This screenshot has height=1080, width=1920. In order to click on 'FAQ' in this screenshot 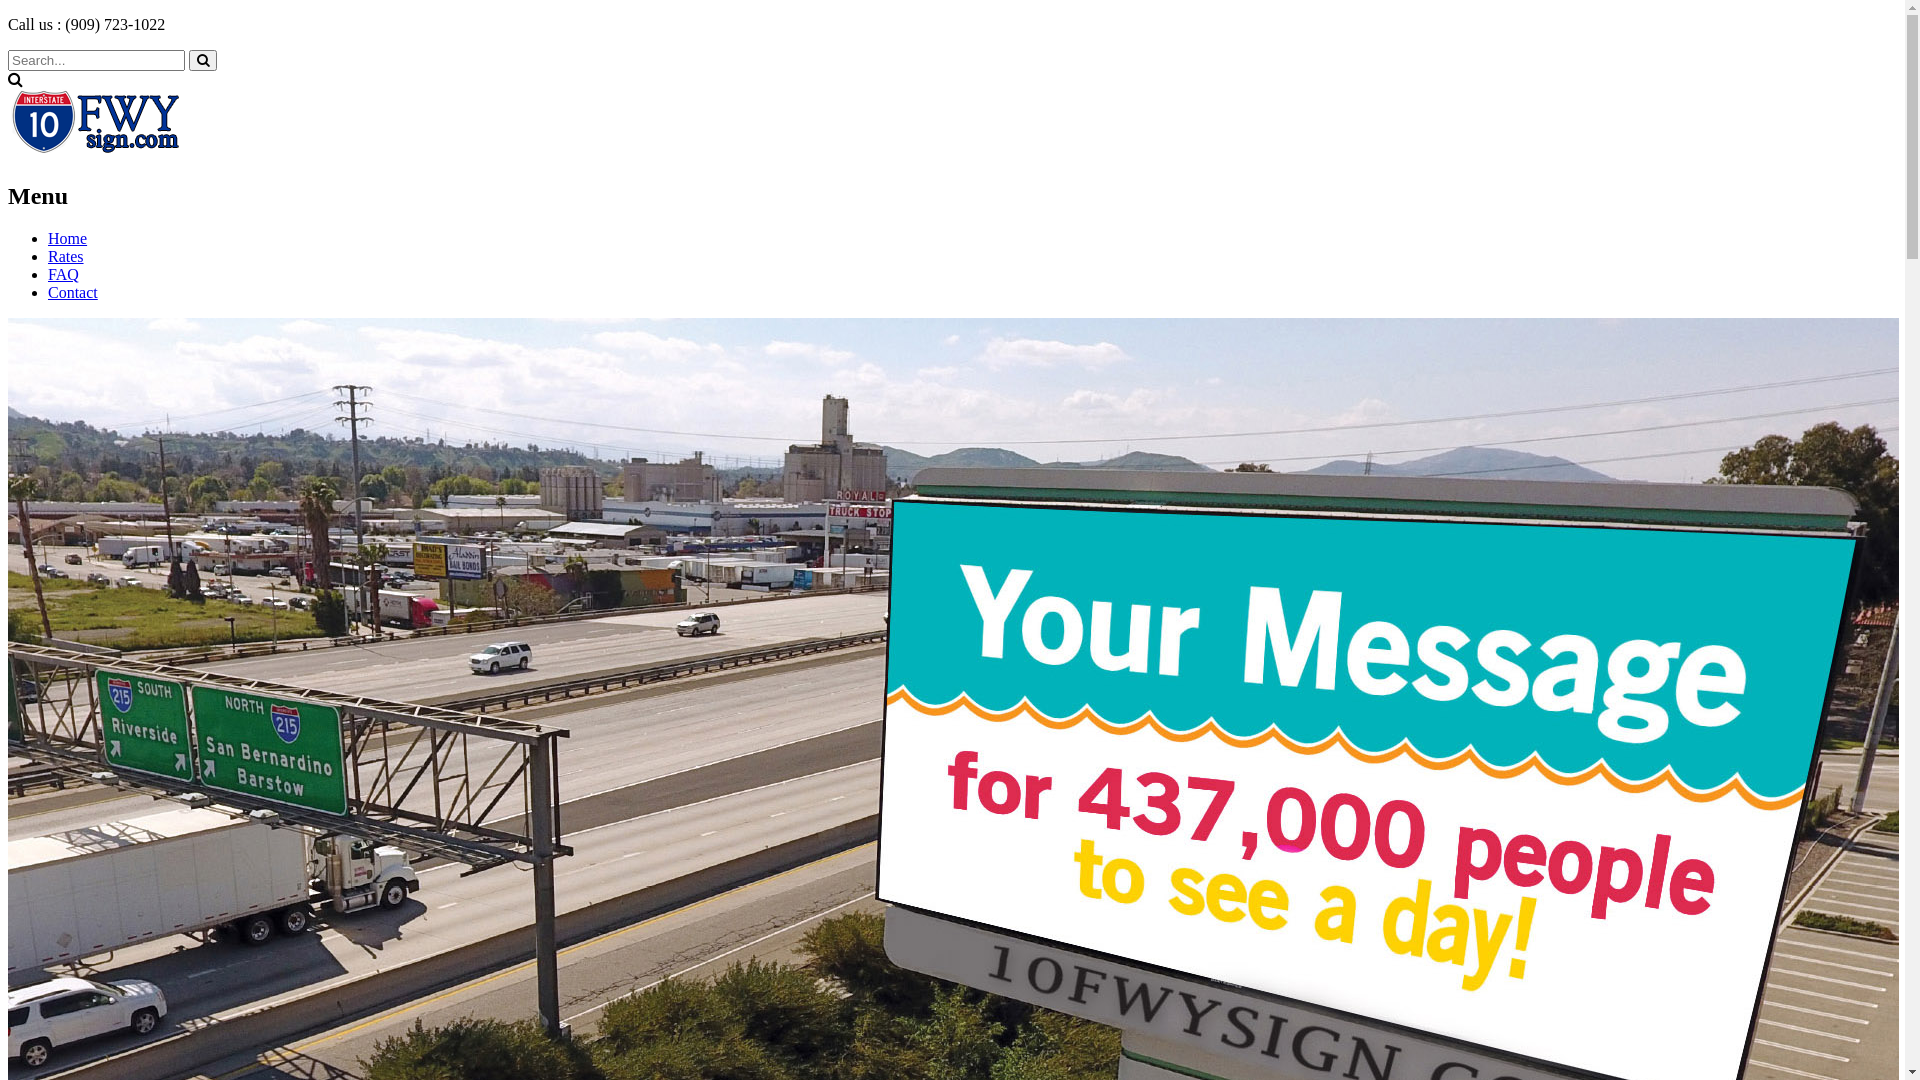, I will do `click(63, 274)`.